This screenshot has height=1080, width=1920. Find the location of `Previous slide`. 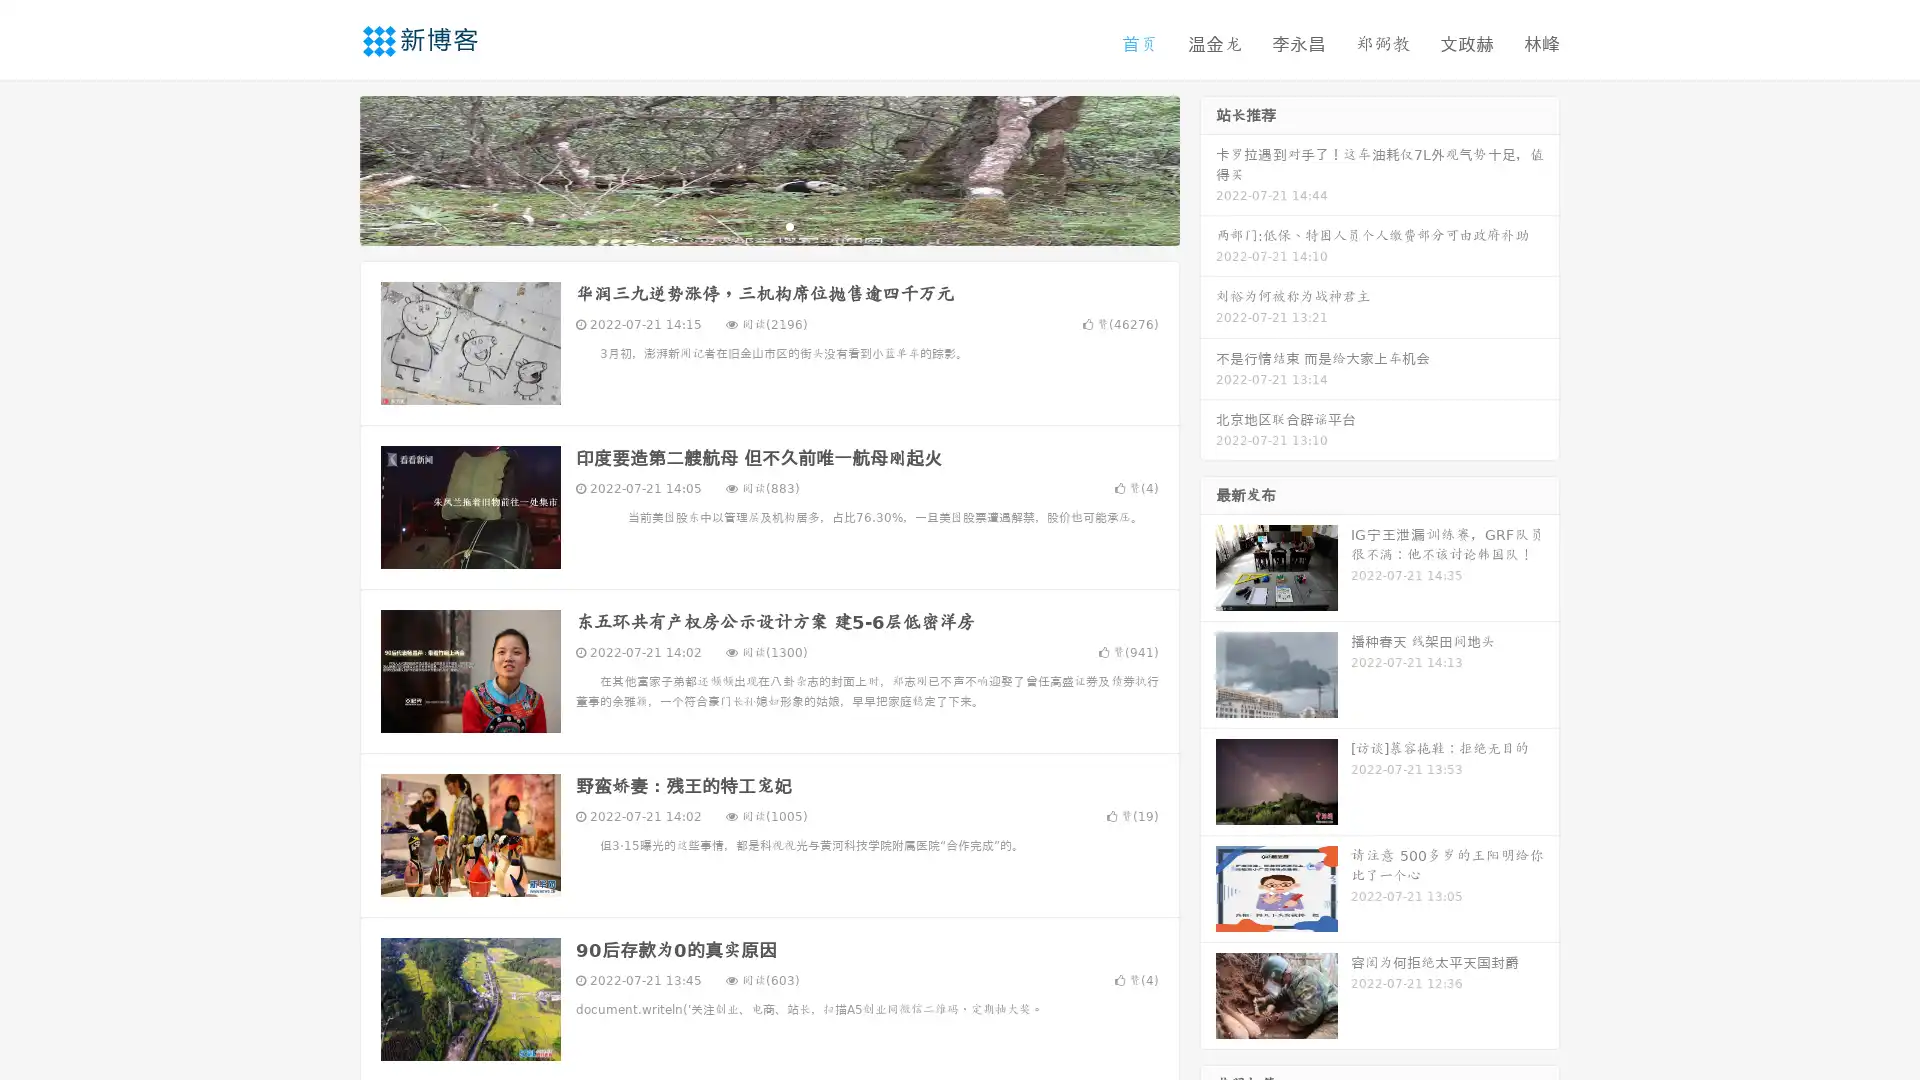

Previous slide is located at coordinates (330, 168).